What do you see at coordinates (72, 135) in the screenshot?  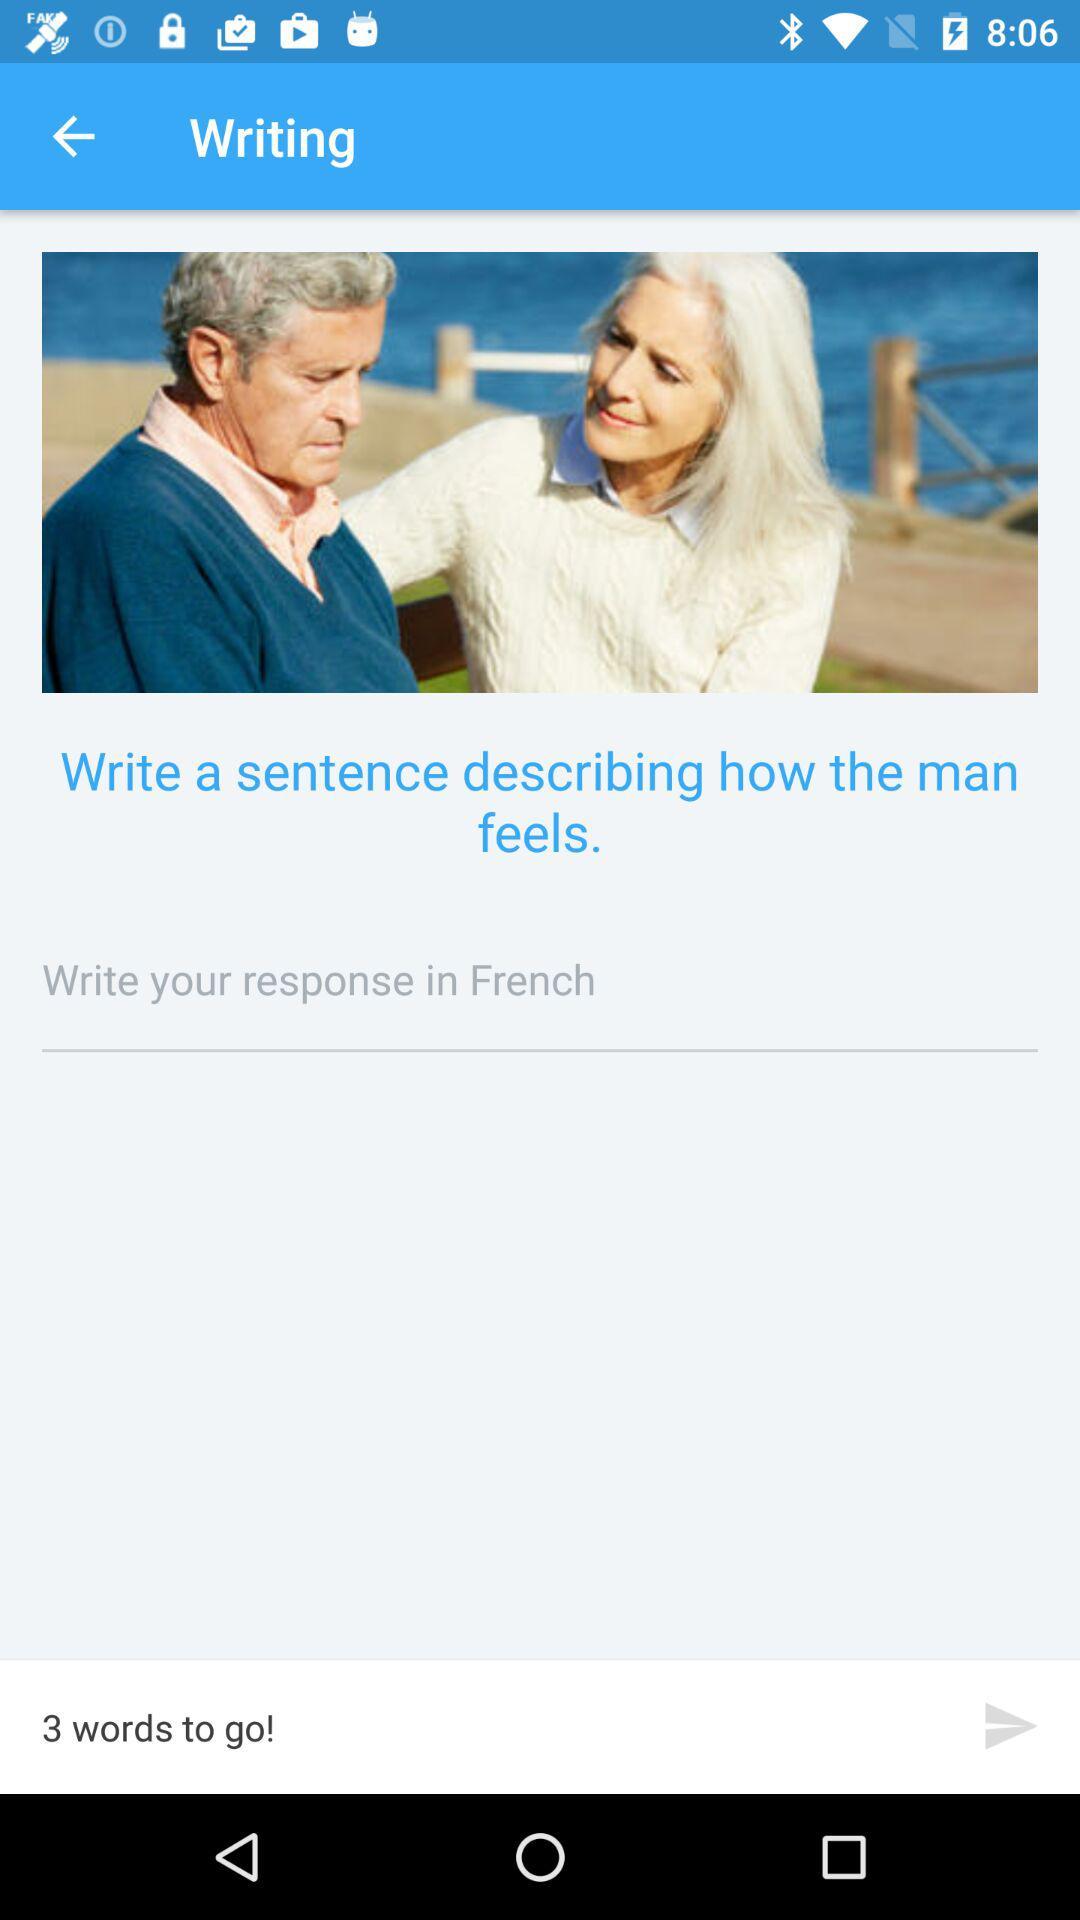 I see `the icon to the left of writing app` at bounding box center [72, 135].